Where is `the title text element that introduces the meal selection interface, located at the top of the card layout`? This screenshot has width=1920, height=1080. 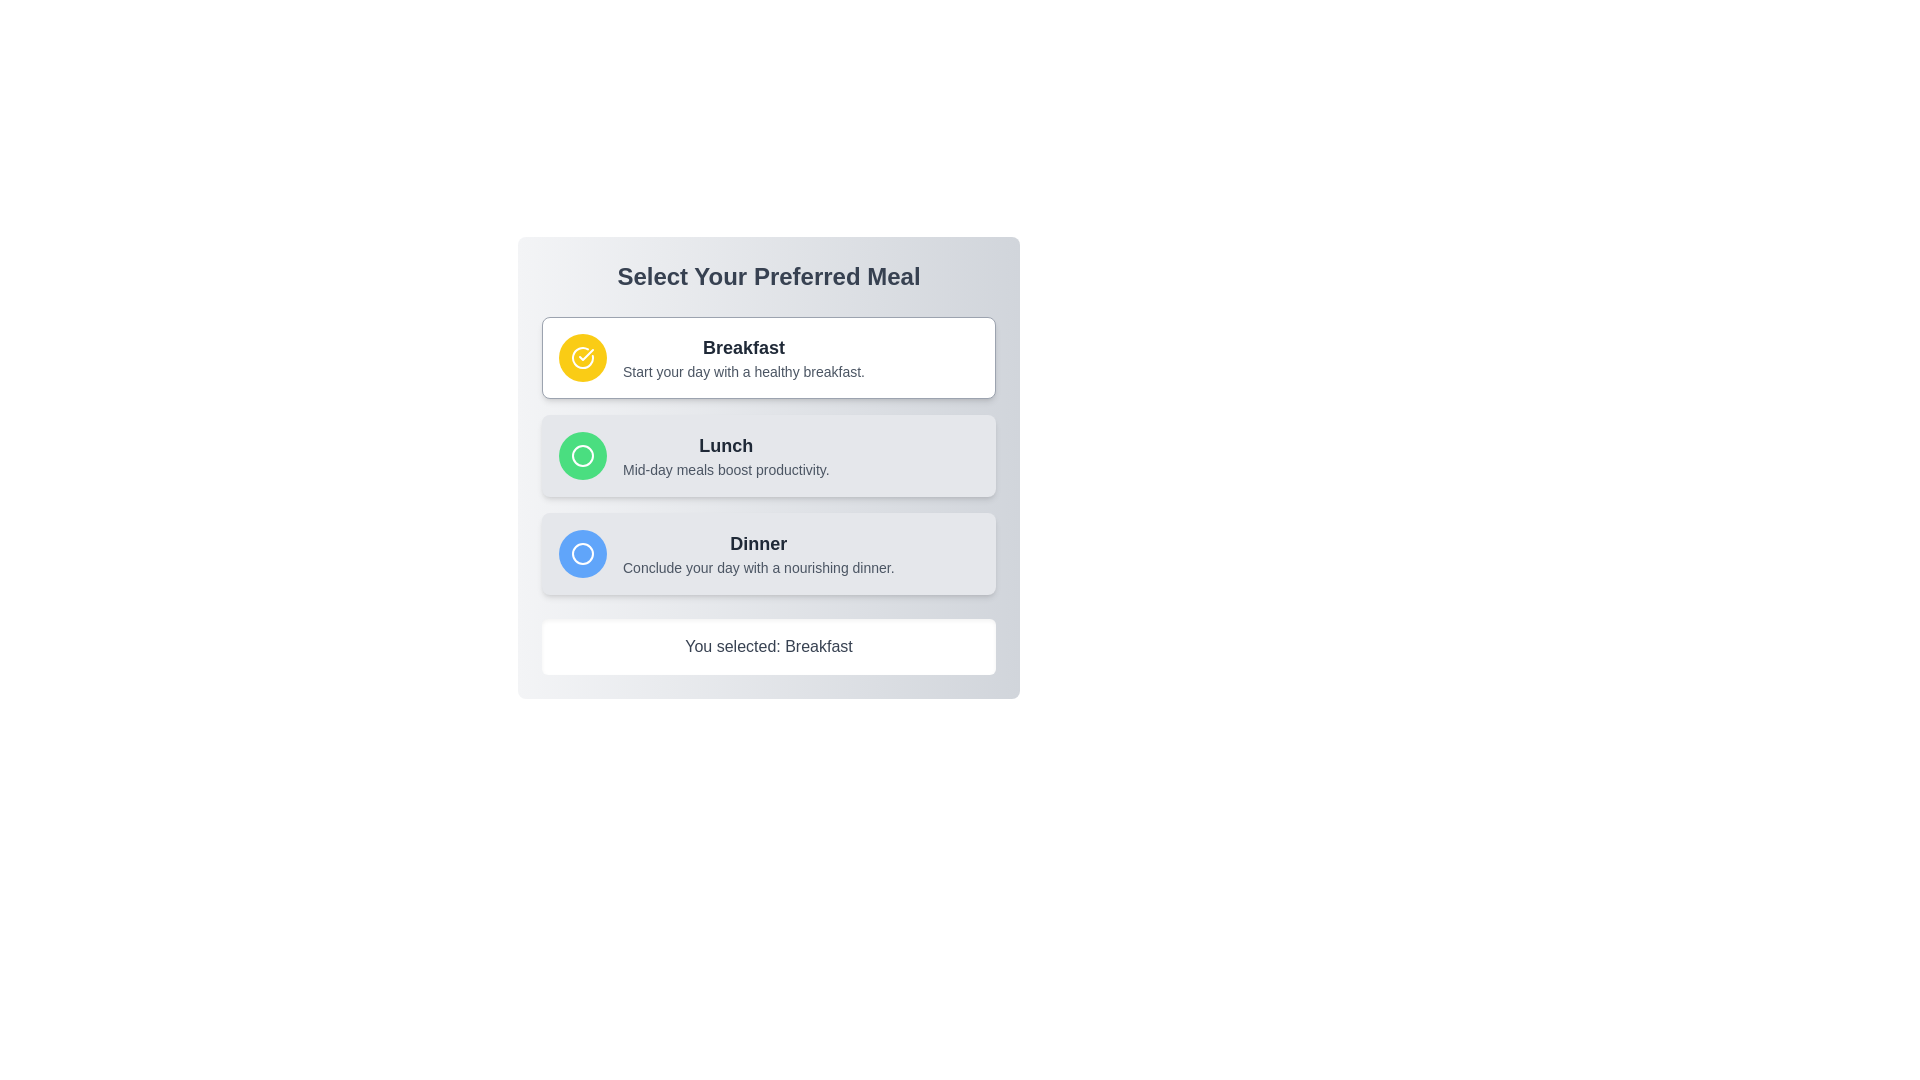 the title text element that introduces the meal selection interface, located at the top of the card layout is located at coordinates (767, 277).